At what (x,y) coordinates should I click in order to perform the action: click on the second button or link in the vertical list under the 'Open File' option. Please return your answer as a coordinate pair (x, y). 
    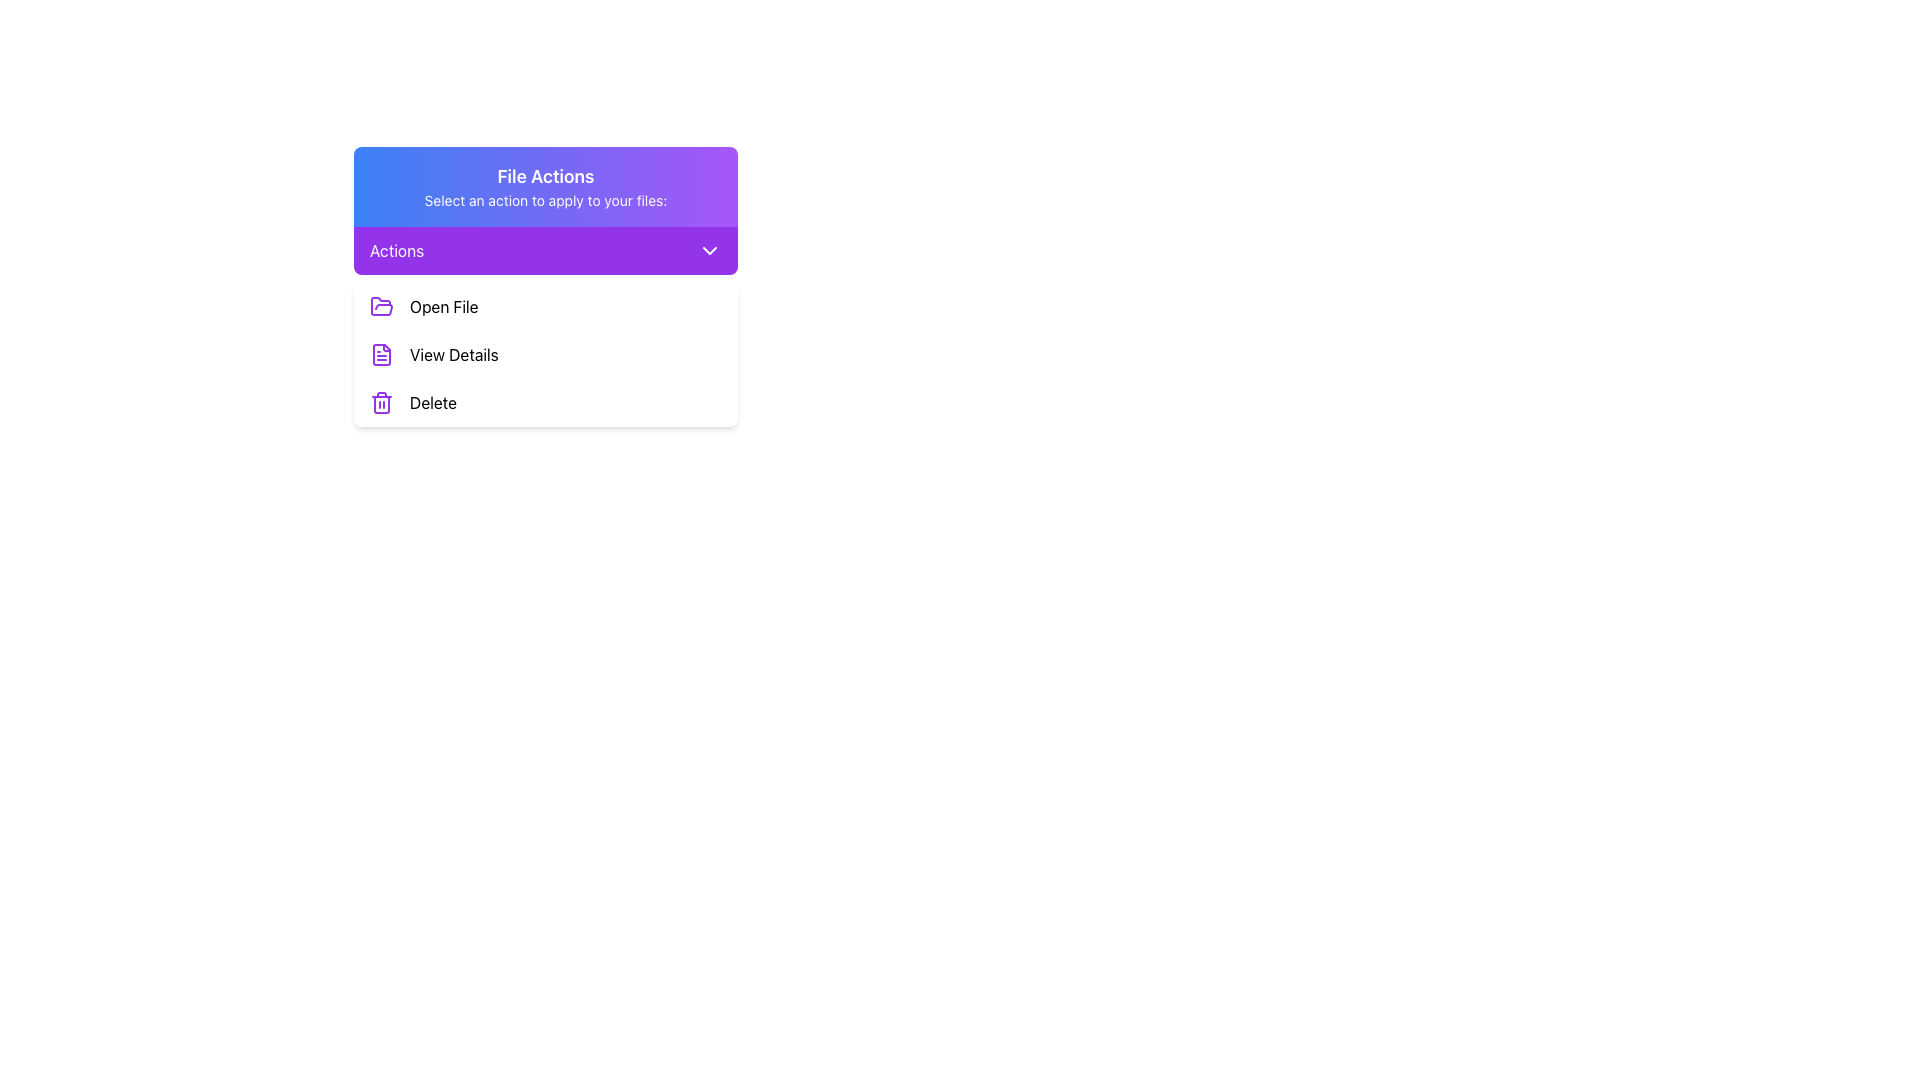
    Looking at the image, I should click on (453, 353).